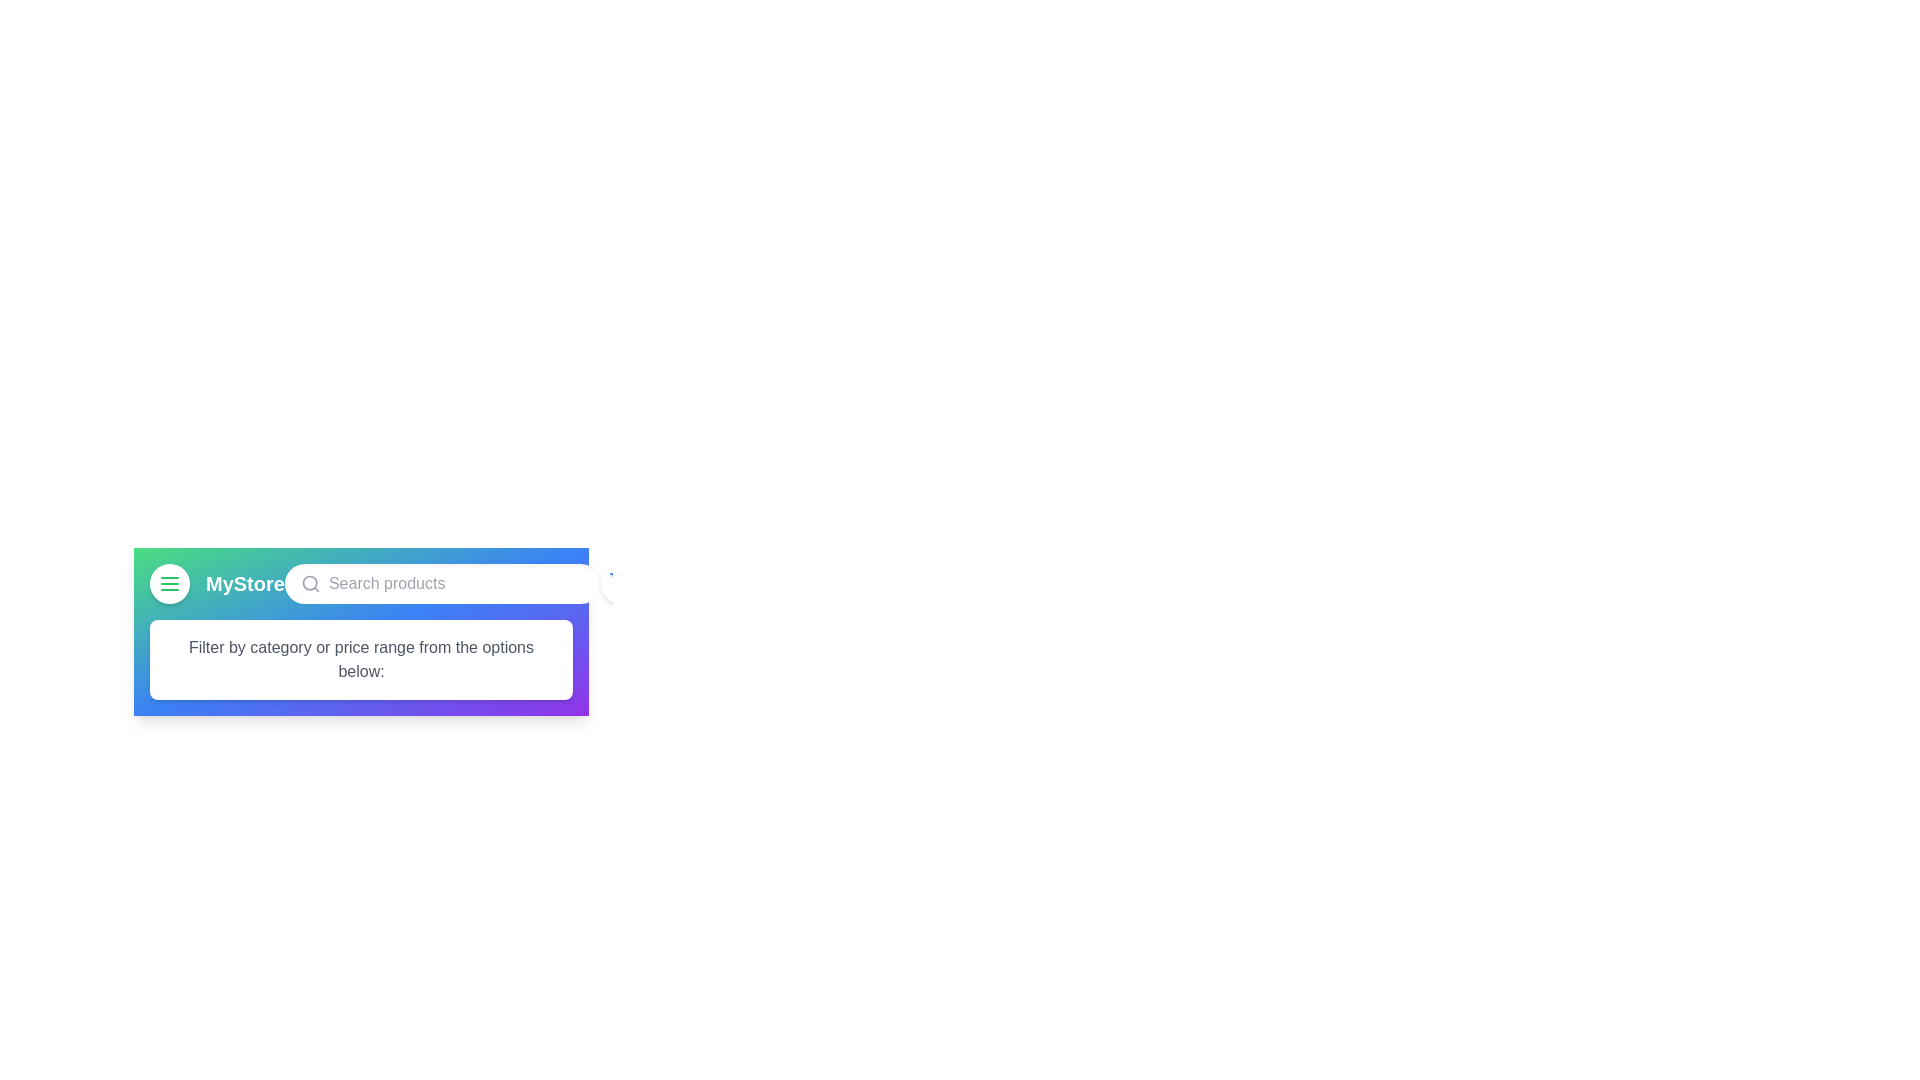 Image resolution: width=1920 pixels, height=1080 pixels. Describe the element at coordinates (169, 583) in the screenshot. I see `menu button to open navigation options` at that location.